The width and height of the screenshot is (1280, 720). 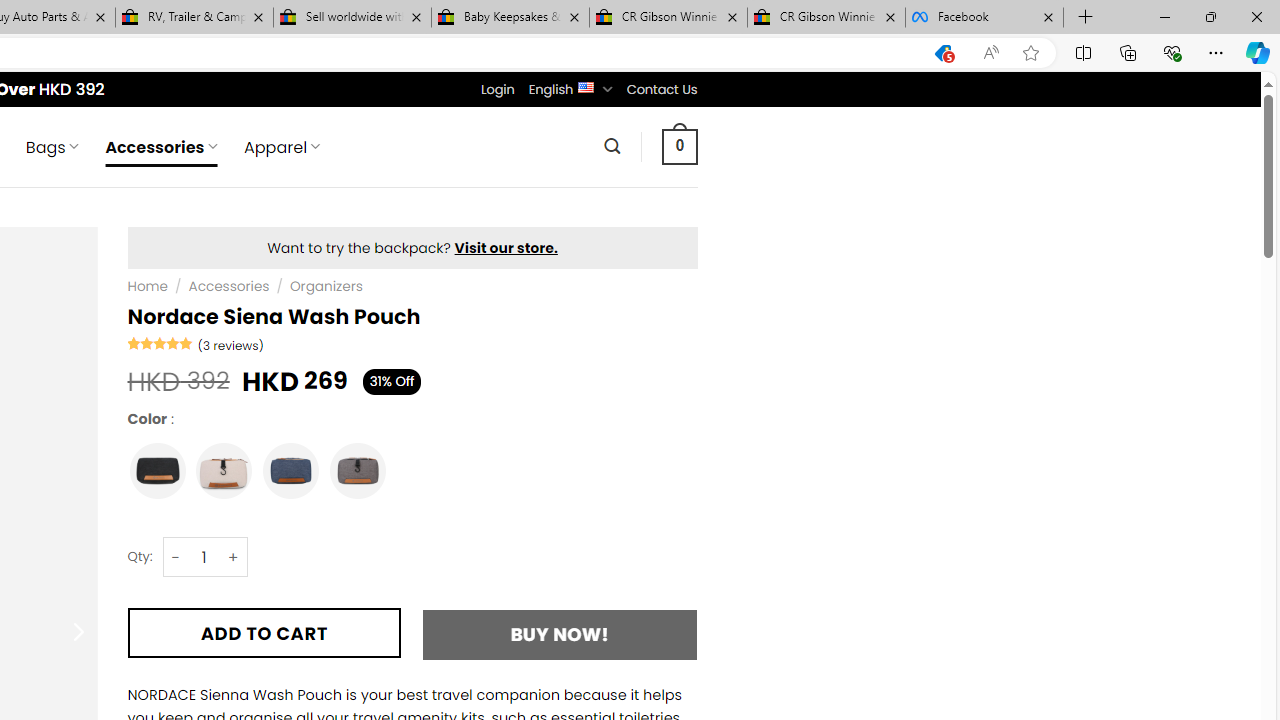 I want to click on 'Nordace Siena Wash Pouch quantity', so click(x=204, y=557).